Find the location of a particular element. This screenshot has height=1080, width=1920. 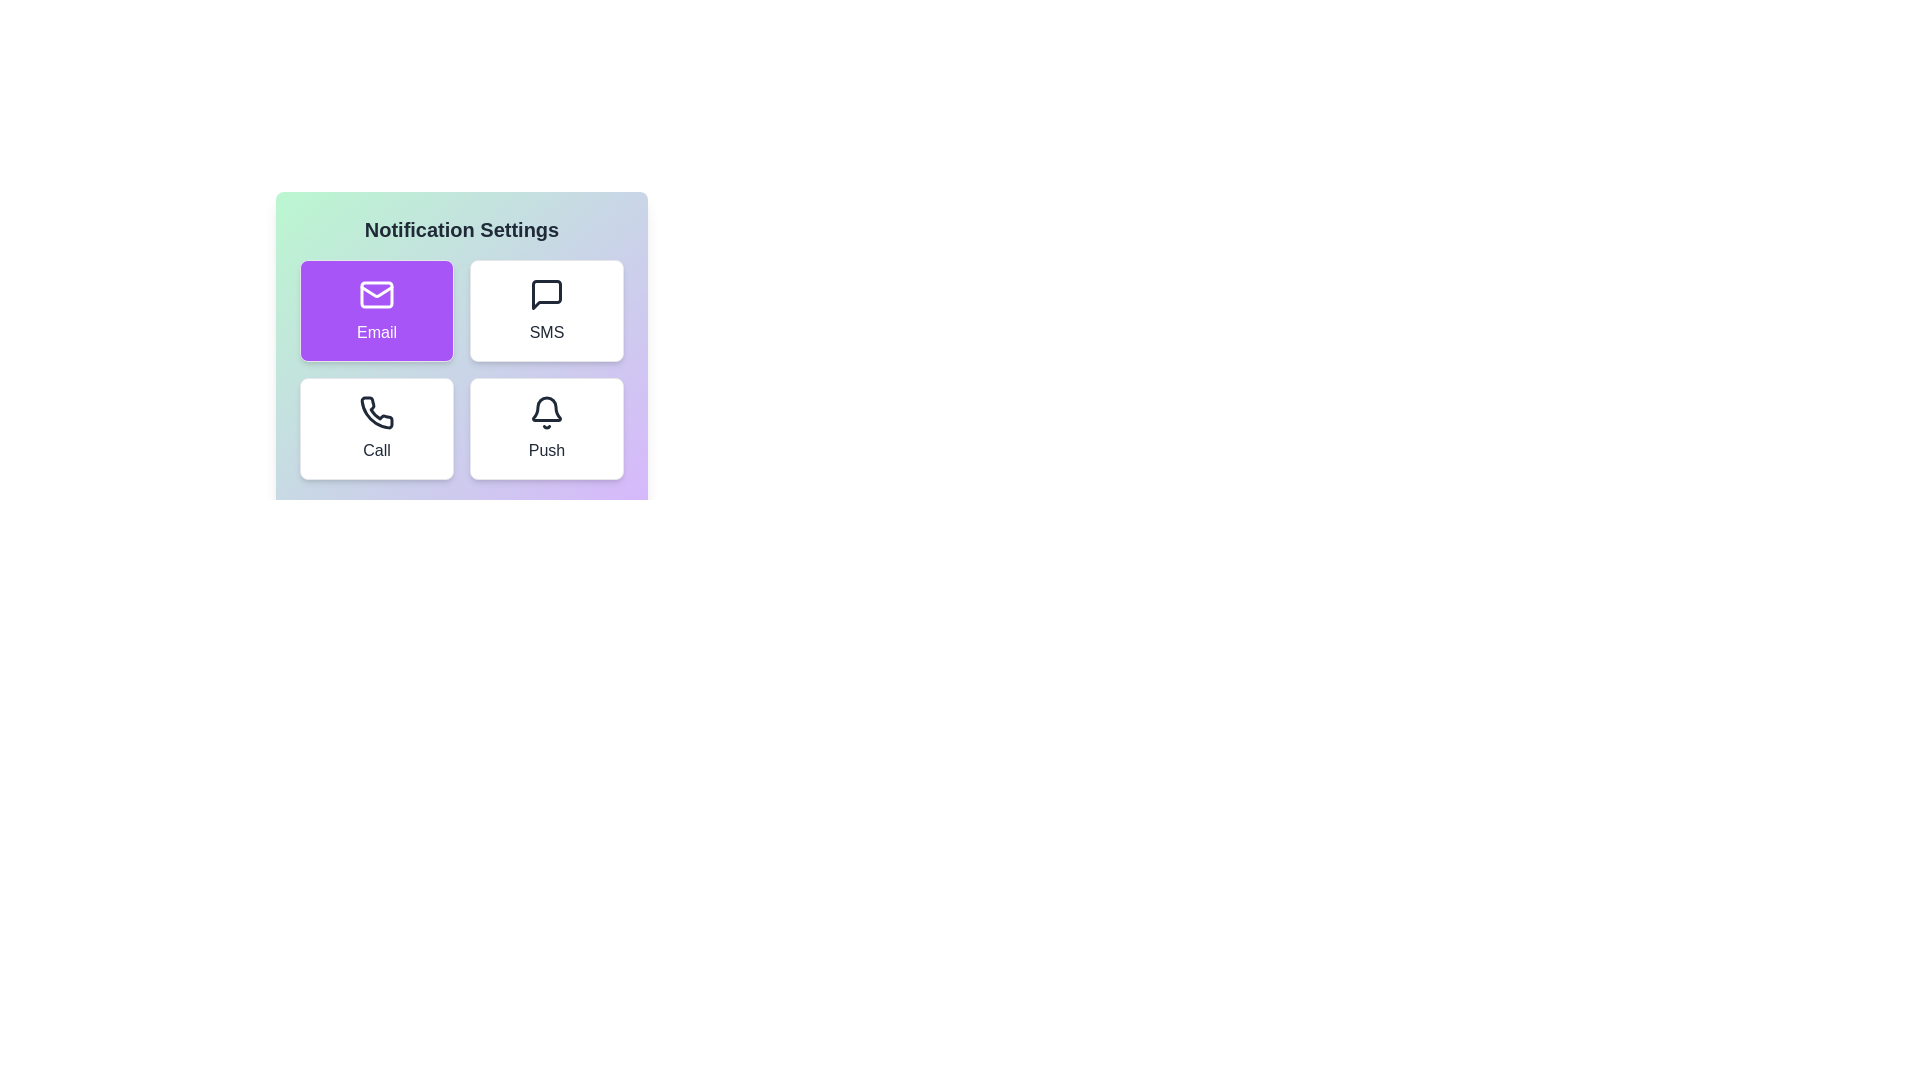

the notification method Push by clicking its corresponding button is located at coordinates (547, 427).